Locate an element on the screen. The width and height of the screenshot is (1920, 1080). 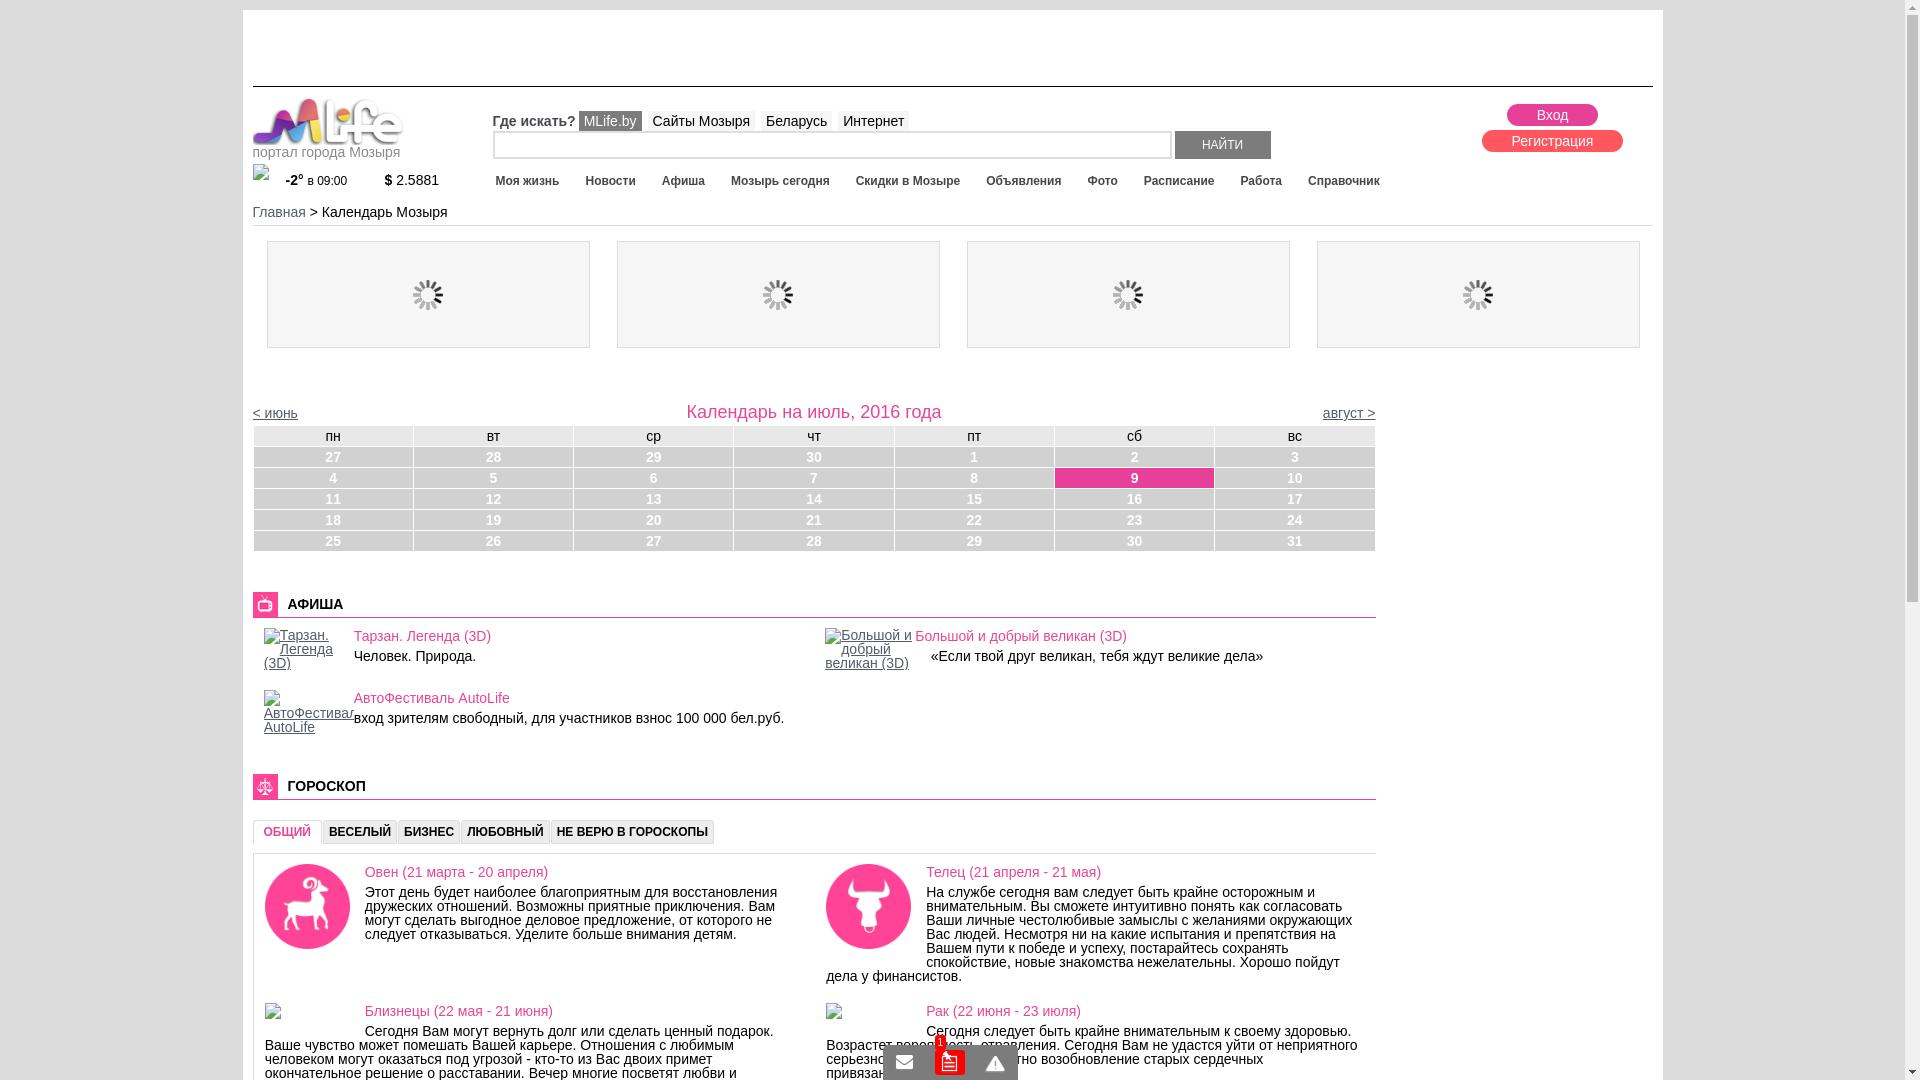
'8' is located at coordinates (974, 478).